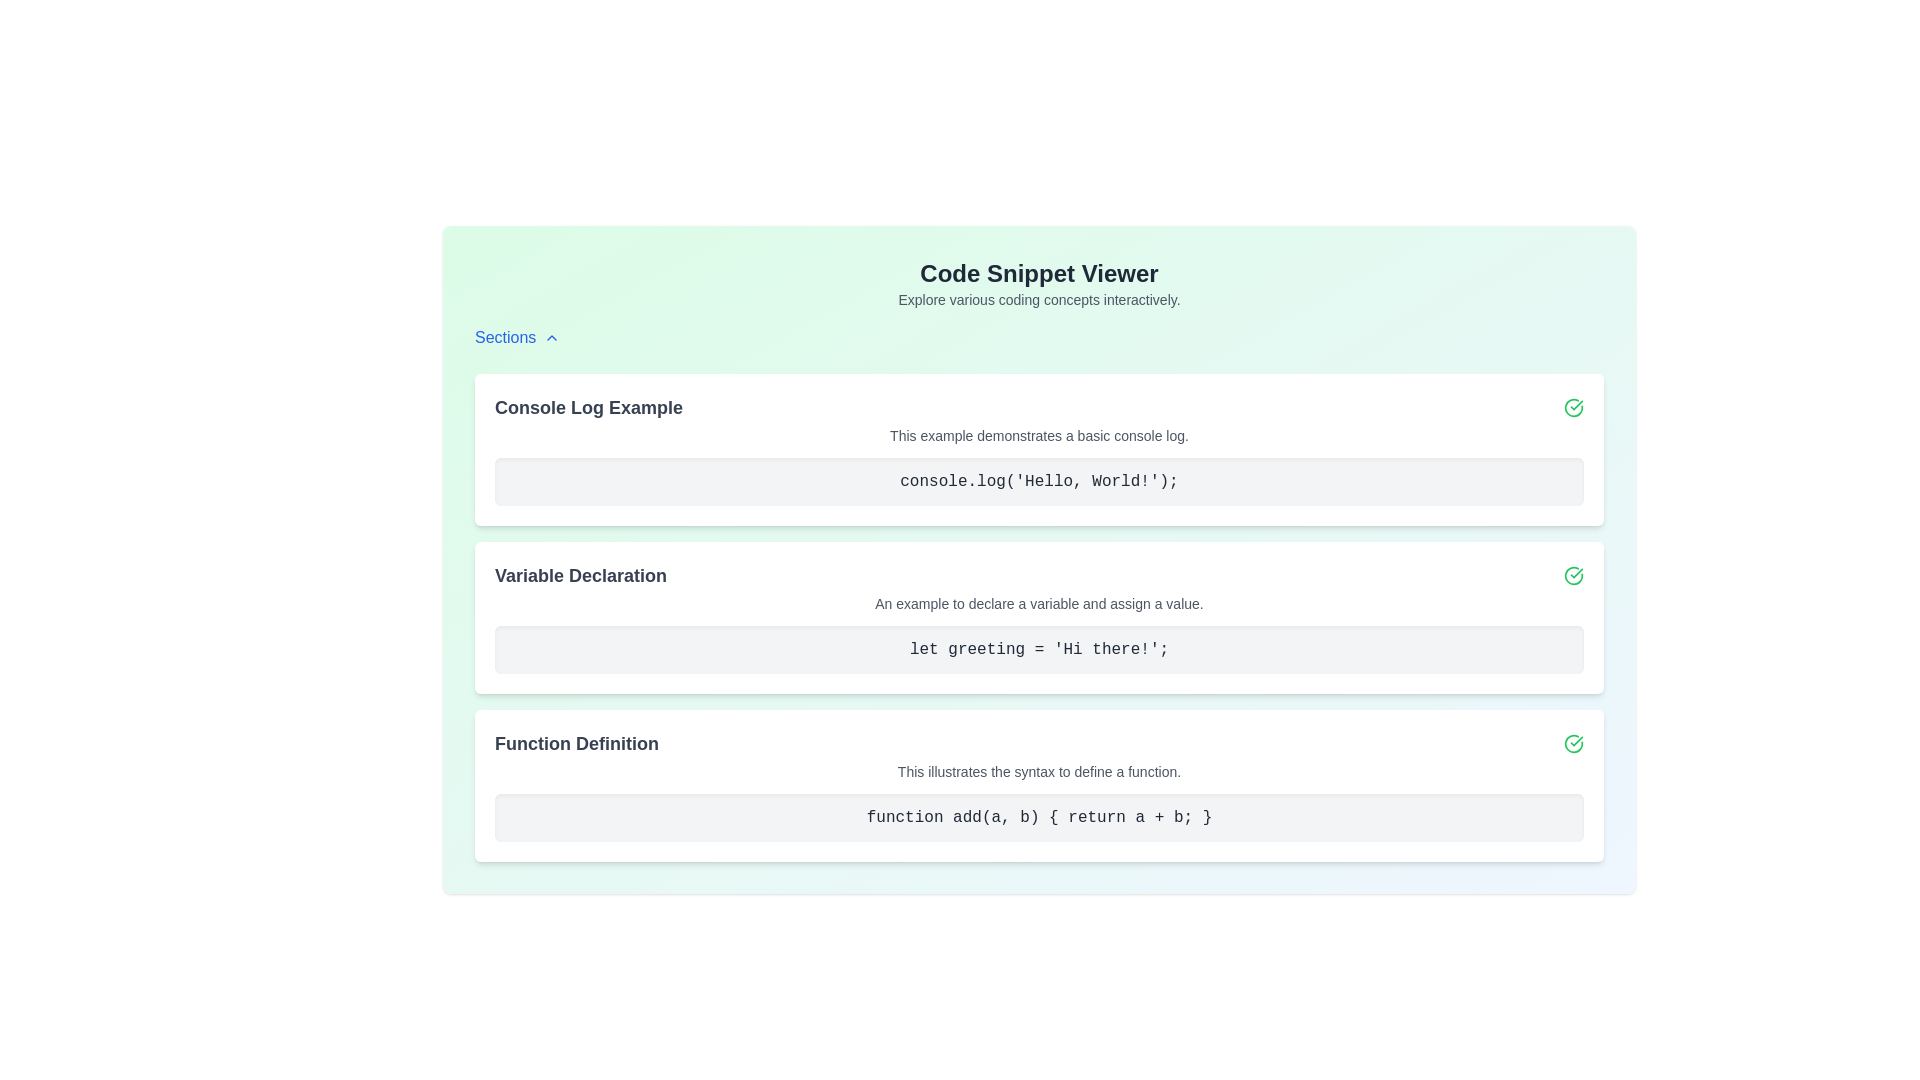 Image resolution: width=1920 pixels, height=1080 pixels. What do you see at coordinates (552, 337) in the screenshot?
I see `the Chevron Icon located to the right of the 'Sections' label in the header section` at bounding box center [552, 337].